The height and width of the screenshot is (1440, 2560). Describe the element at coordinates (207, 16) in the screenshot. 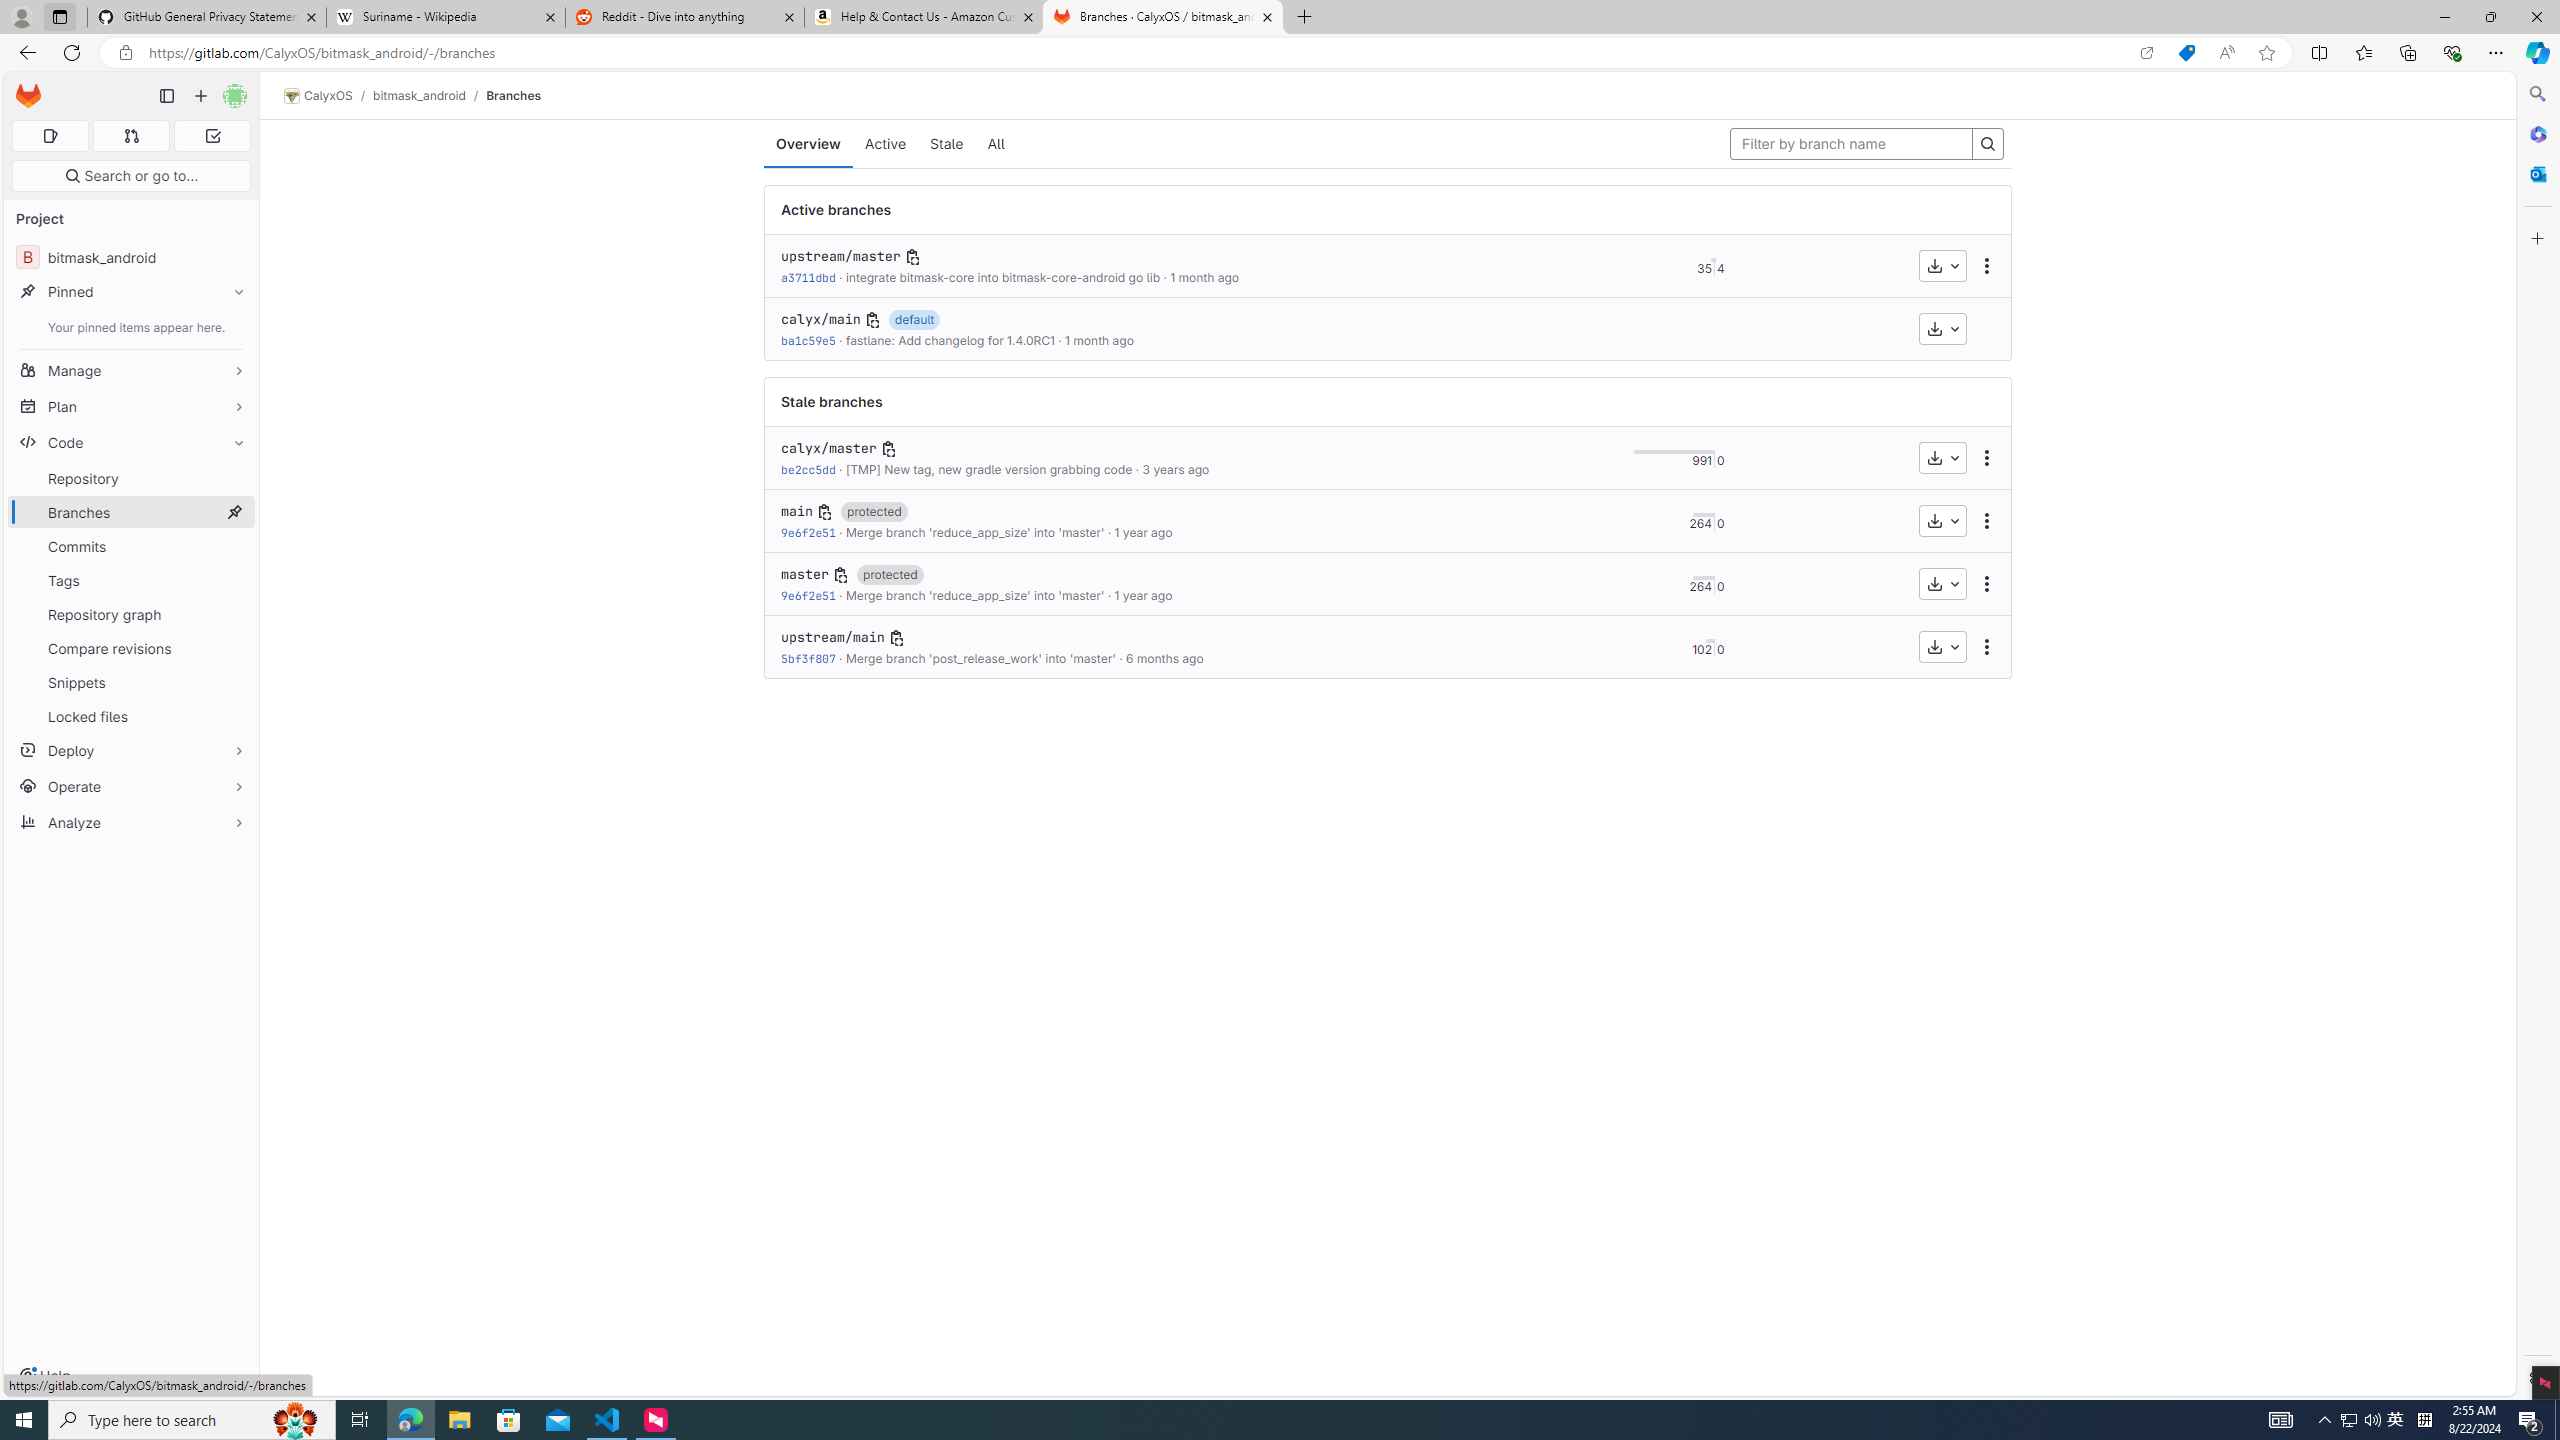

I see `'GitHub General Privacy Statement - GitHub Docs'` at that location.